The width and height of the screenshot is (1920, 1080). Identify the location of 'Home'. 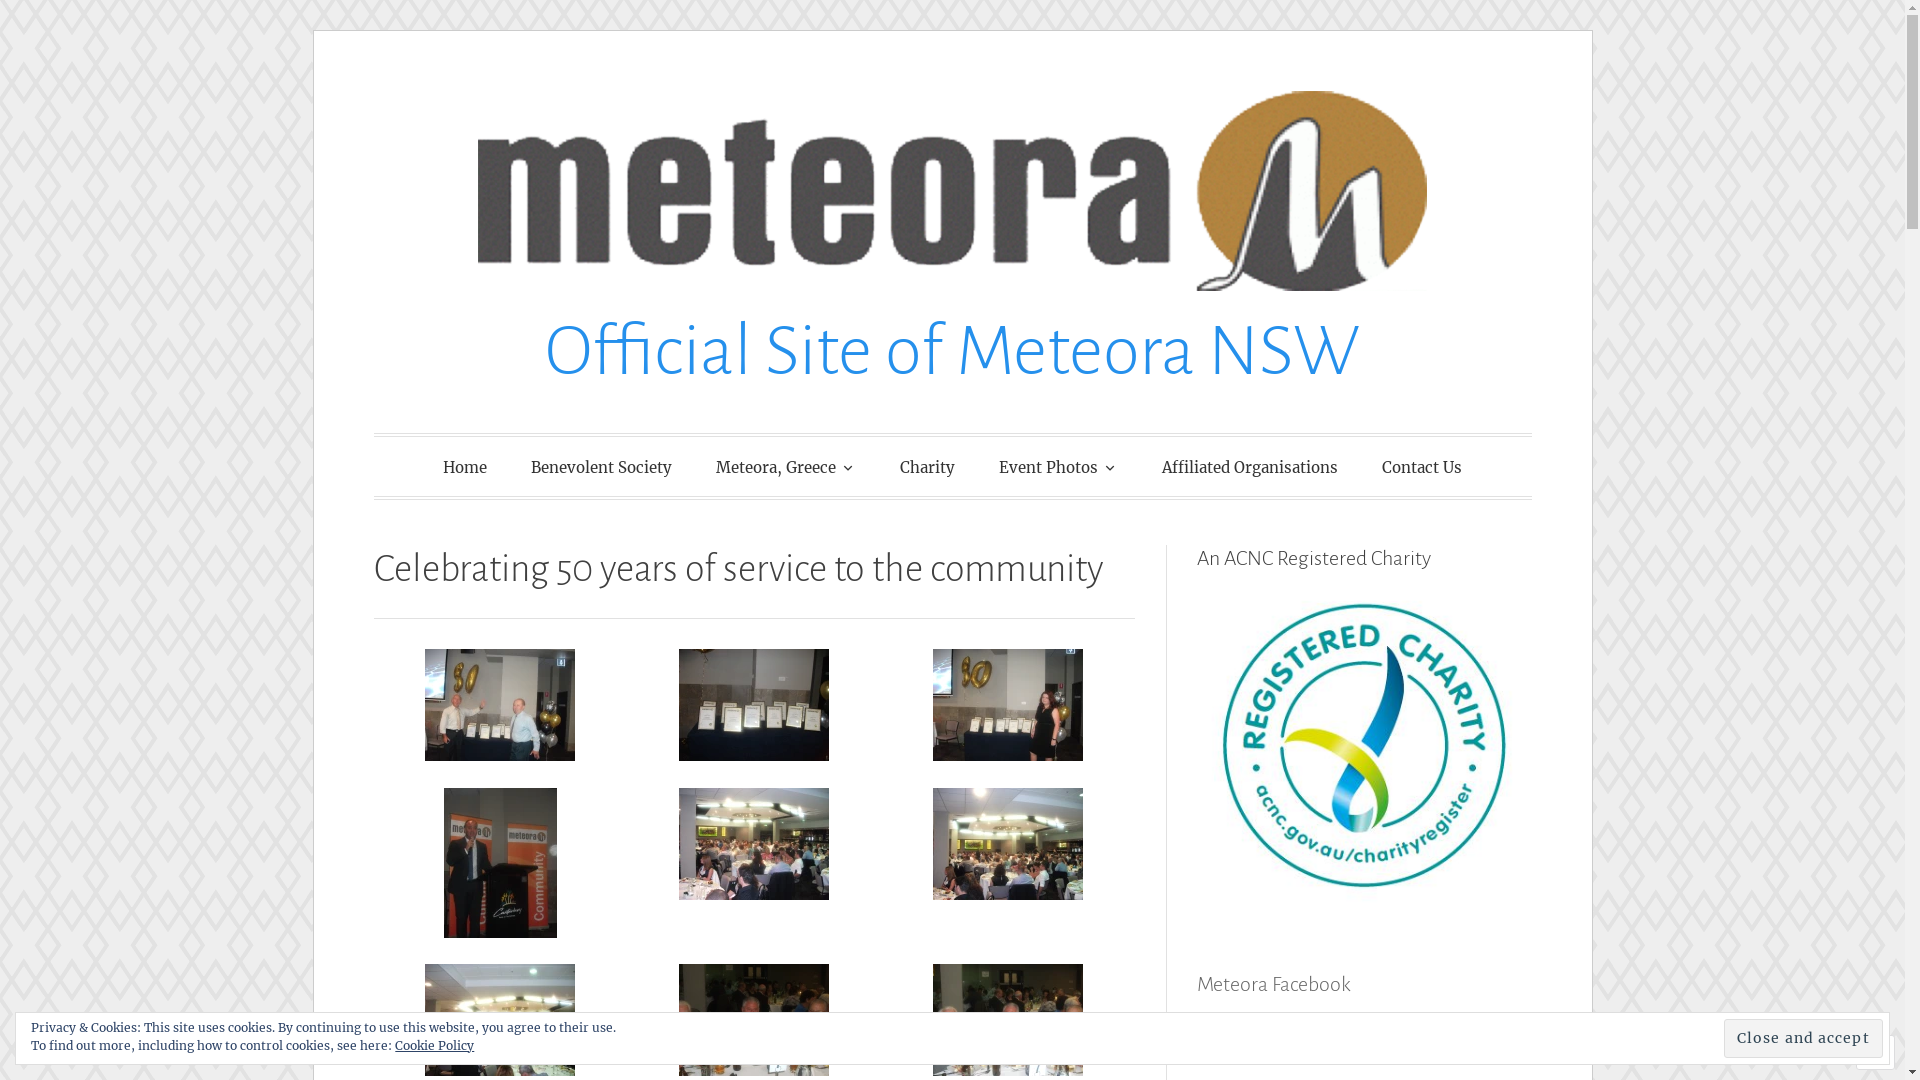
(464, 467).